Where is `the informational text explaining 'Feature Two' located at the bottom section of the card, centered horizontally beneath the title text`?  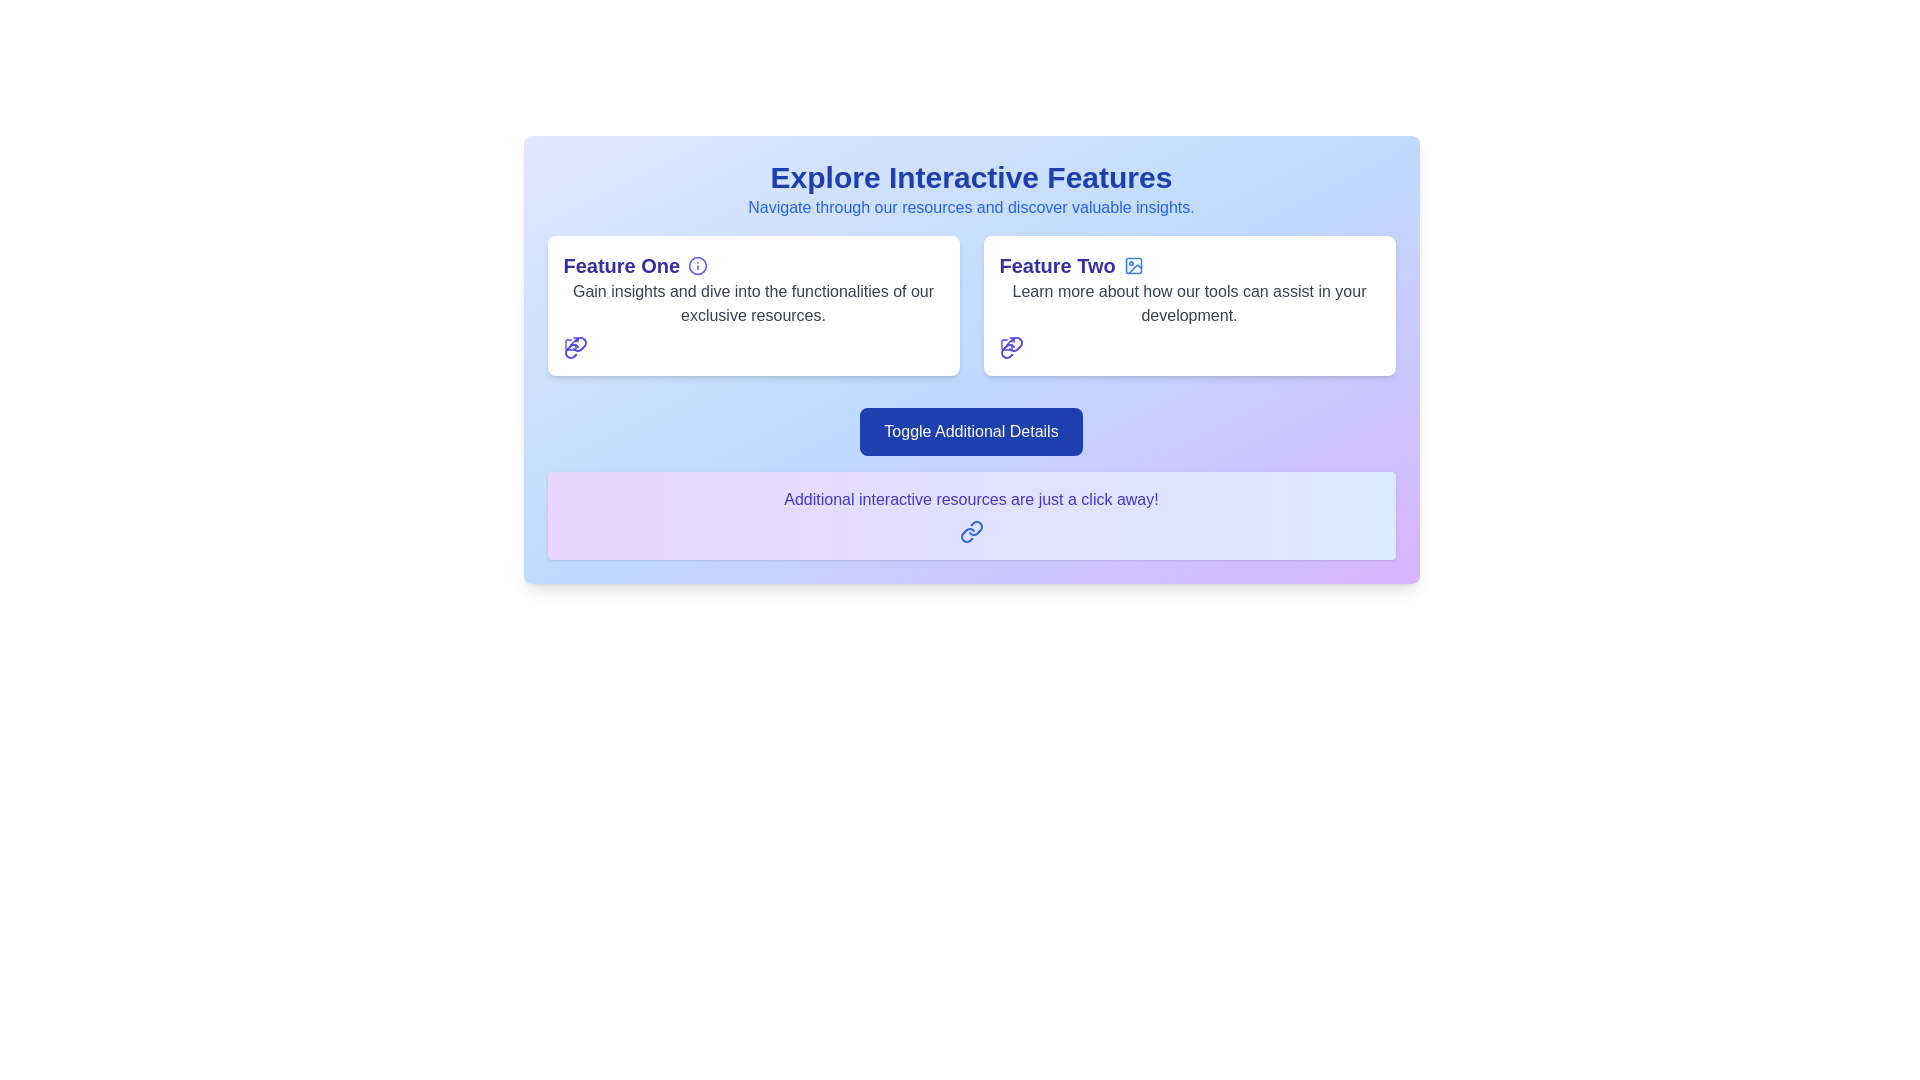
the informational text explaining 'Feature Two' located at the bottom section of the card, centered horizontally beneath the title text is located at coordinates (1189, 304).